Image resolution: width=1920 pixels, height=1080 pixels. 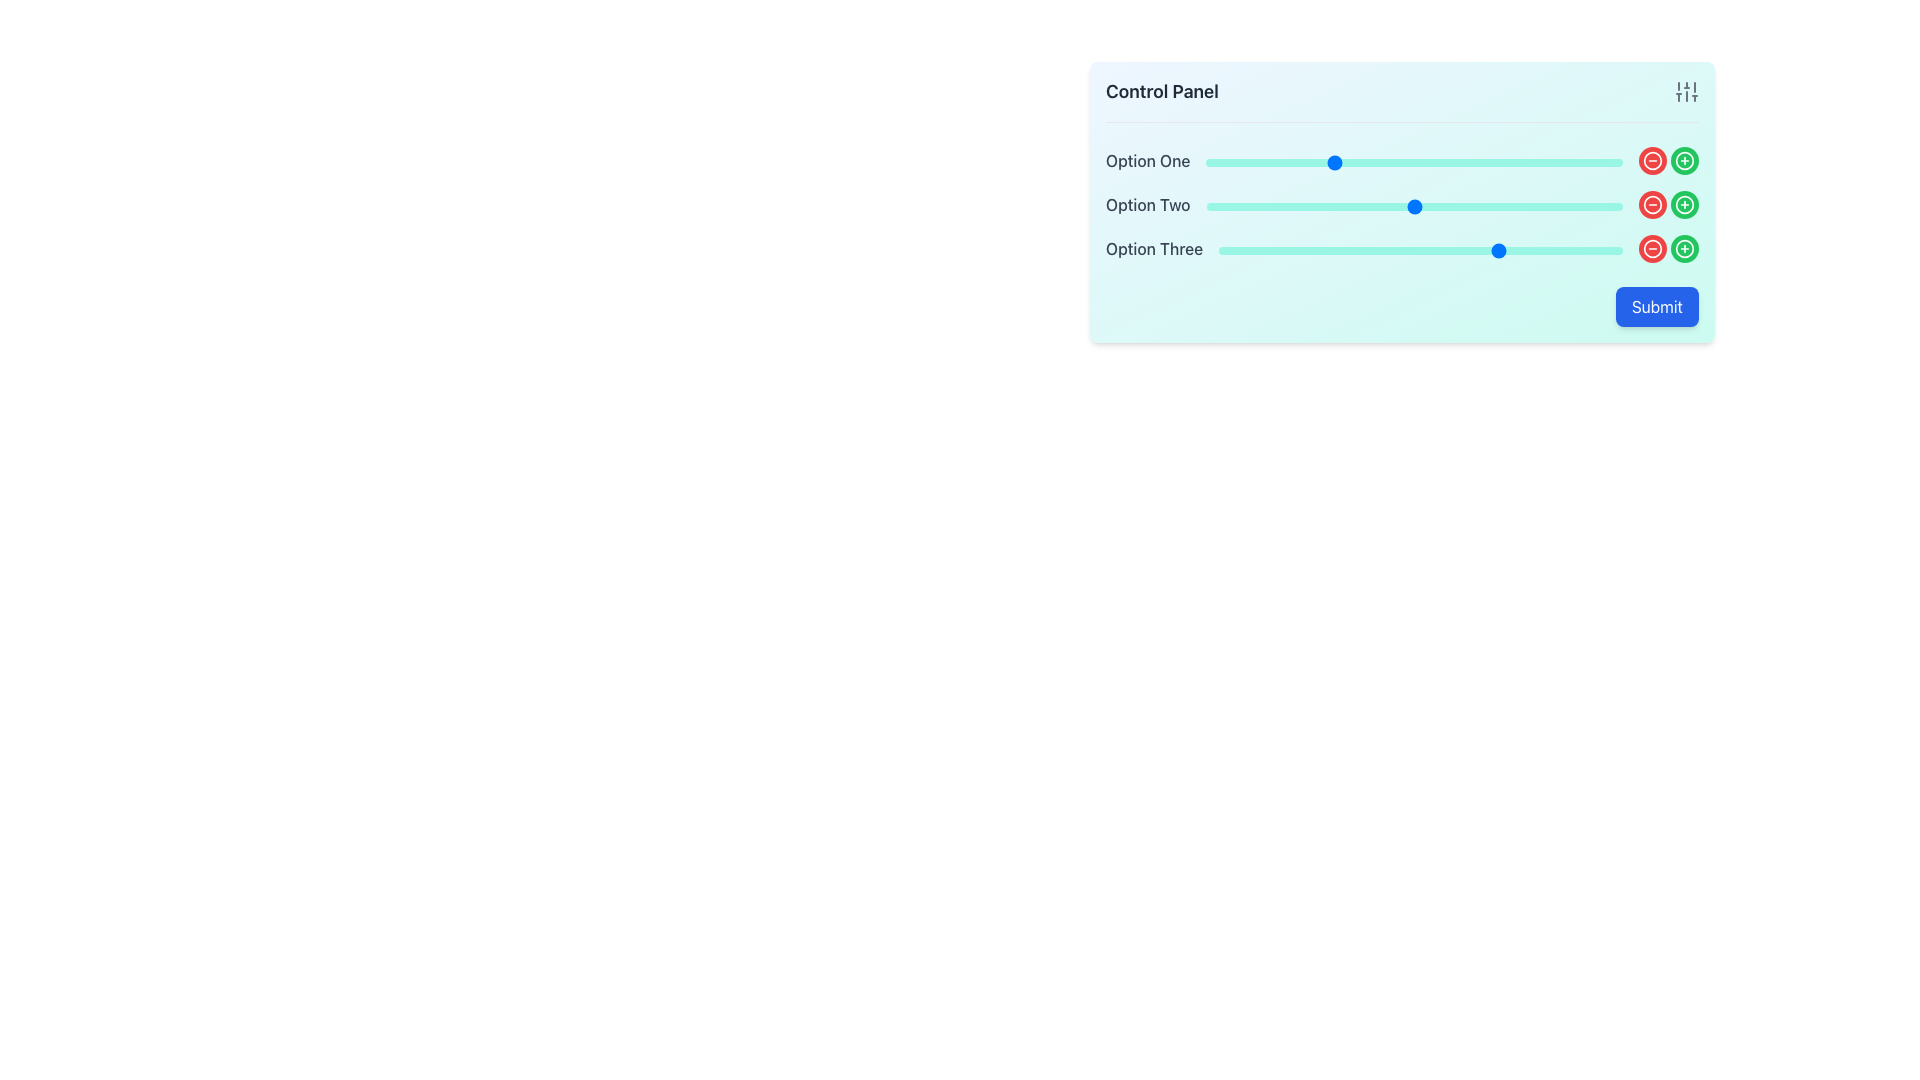 What do you see at coordinates (1226, 161) in the screenshot?
I see `the slider` at bounding box center [1226, 161].